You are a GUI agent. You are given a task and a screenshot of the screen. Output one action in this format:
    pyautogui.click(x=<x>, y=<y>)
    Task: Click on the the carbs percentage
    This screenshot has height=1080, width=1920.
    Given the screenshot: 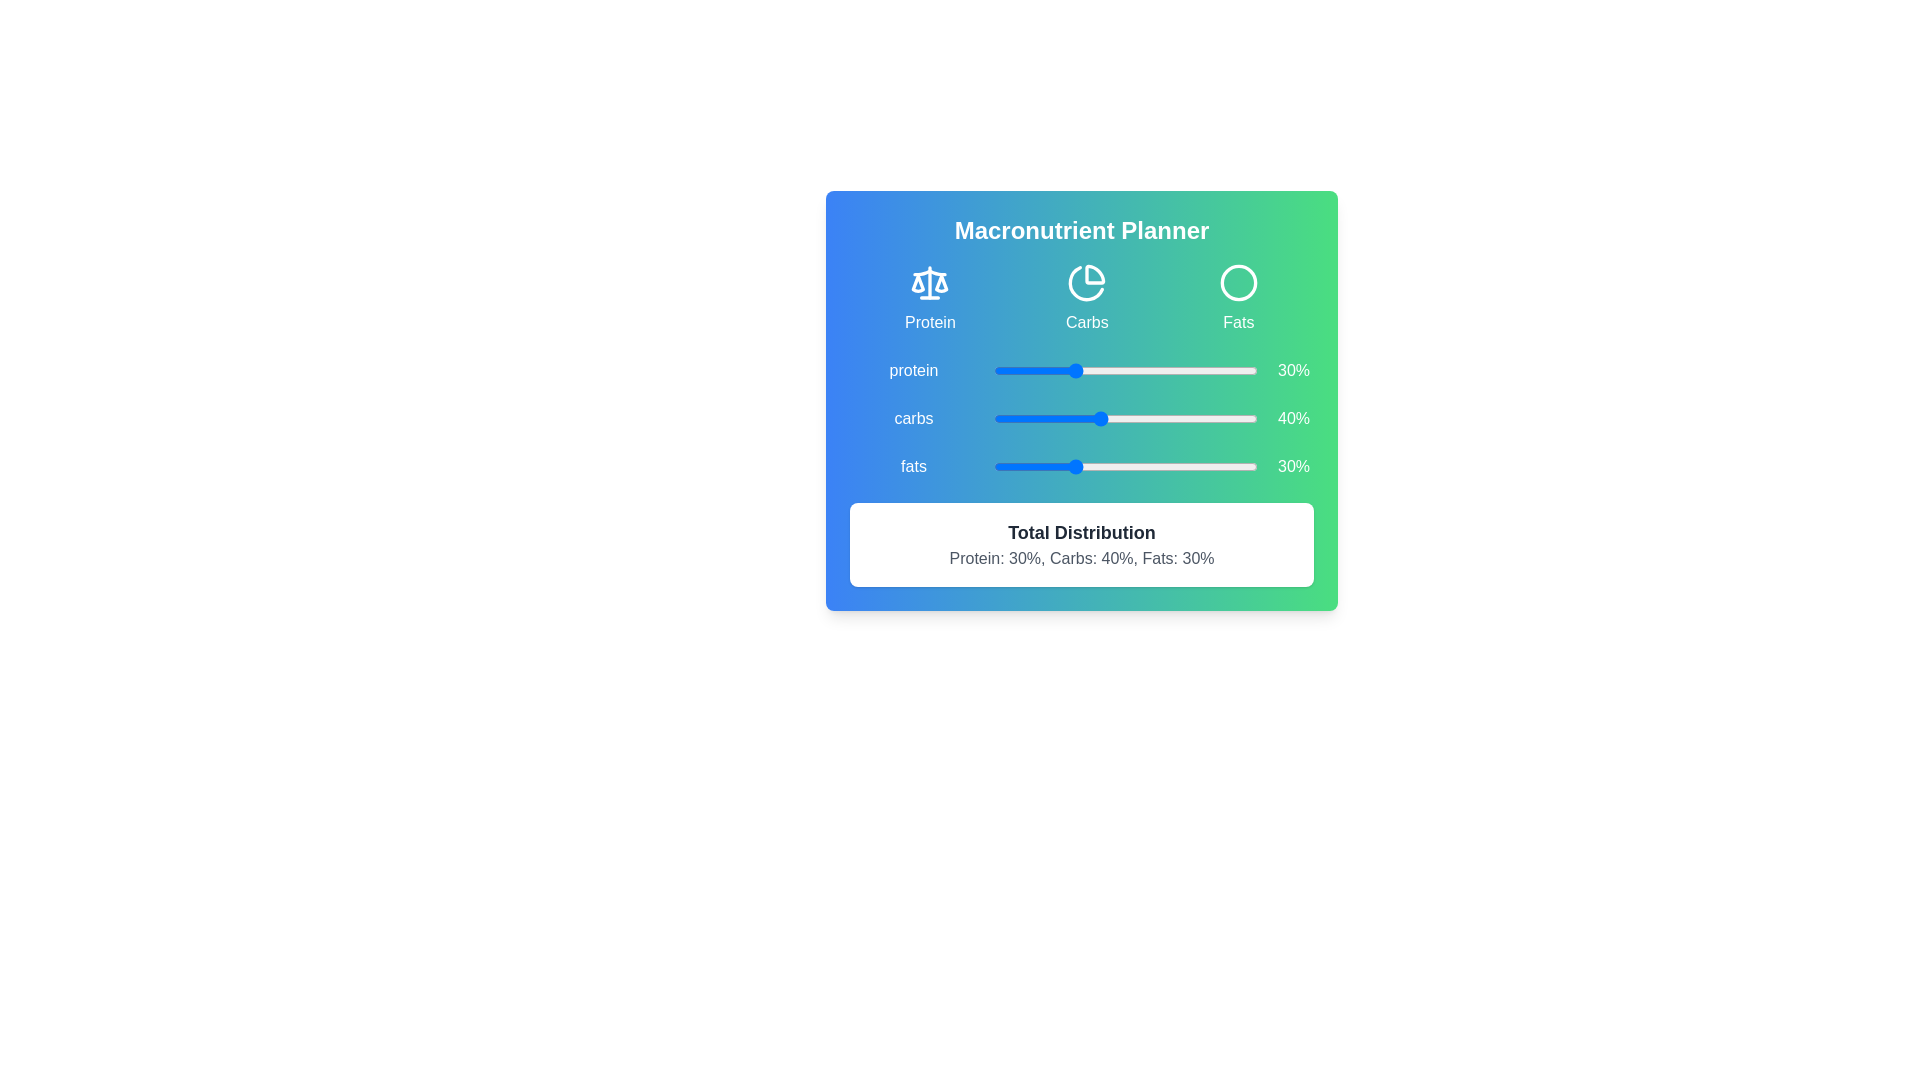 What is the action you would take?
    pyautogui.click(x=1040, y=418)
    